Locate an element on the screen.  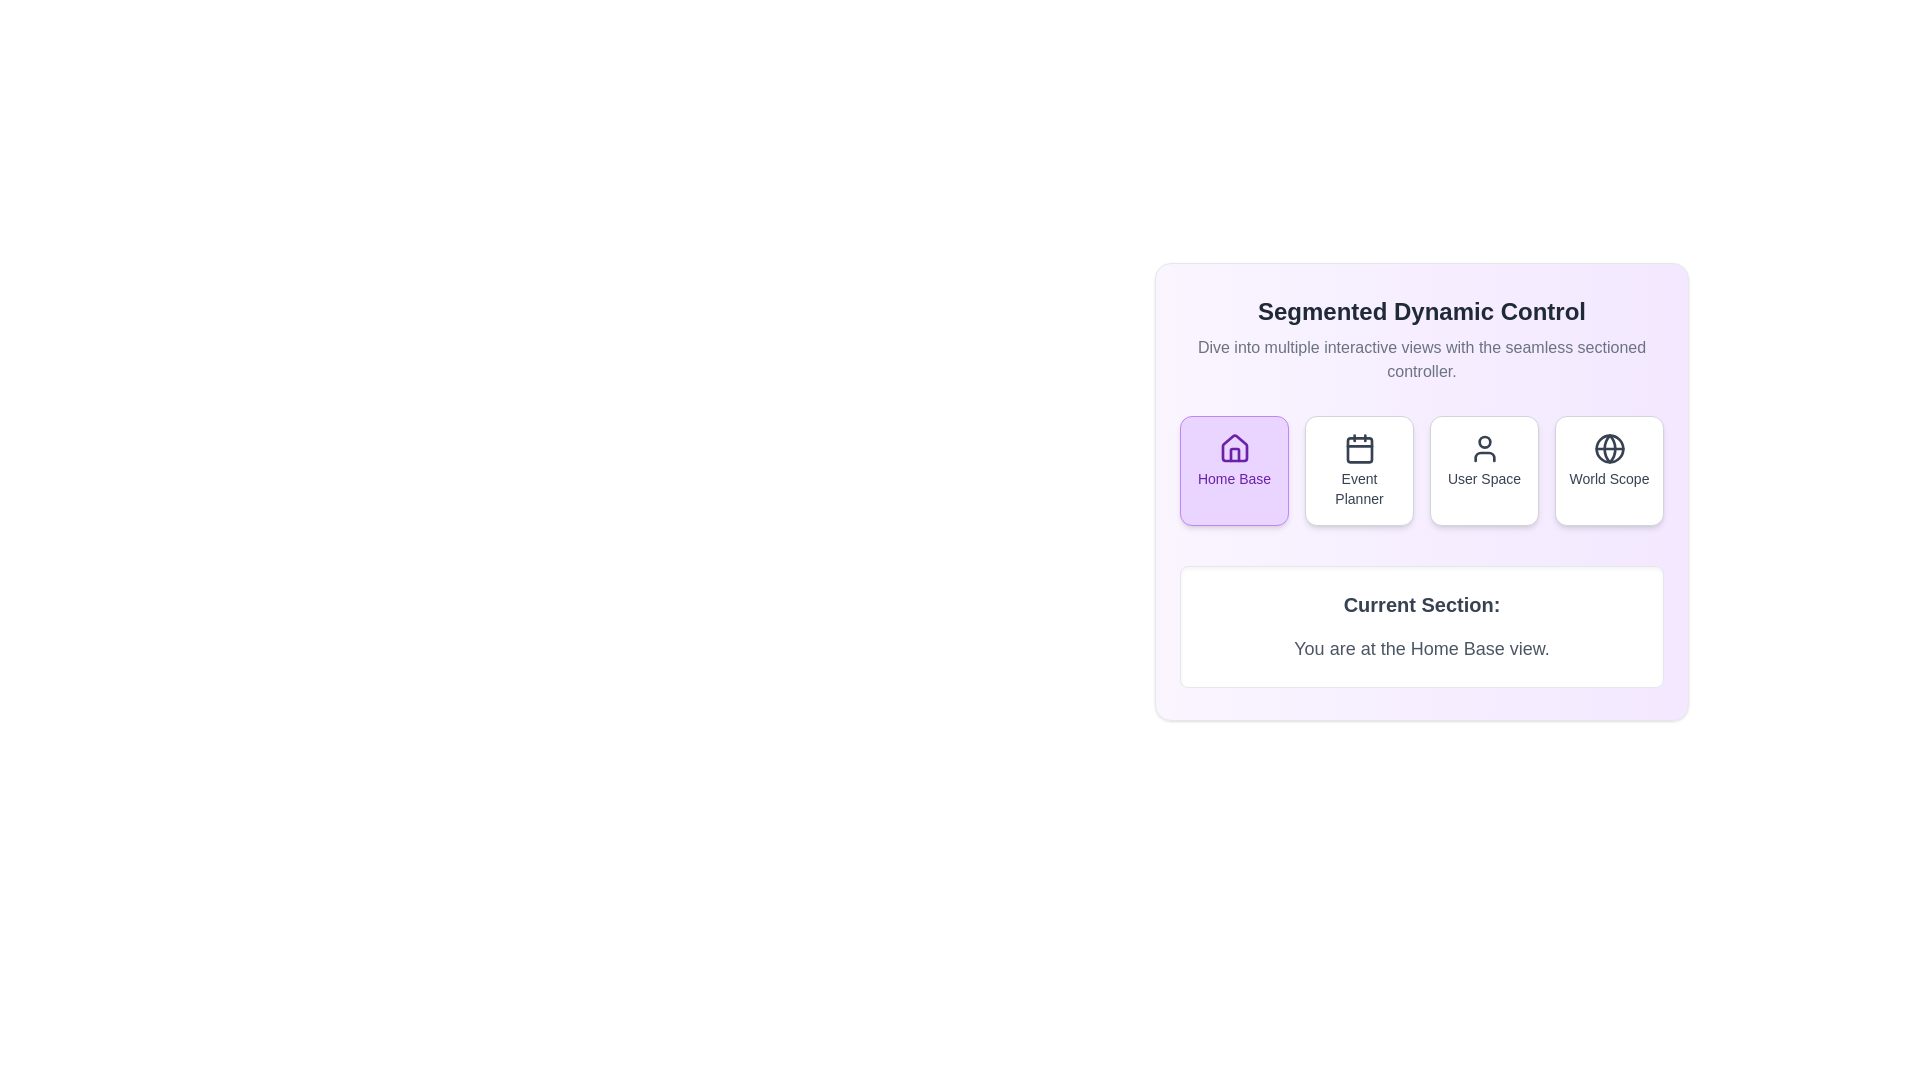
the 'User Space' icon located within the 'User Space' button, part of the 'Segmented Dynamic Control' section is located at coordinates (1484, 447).